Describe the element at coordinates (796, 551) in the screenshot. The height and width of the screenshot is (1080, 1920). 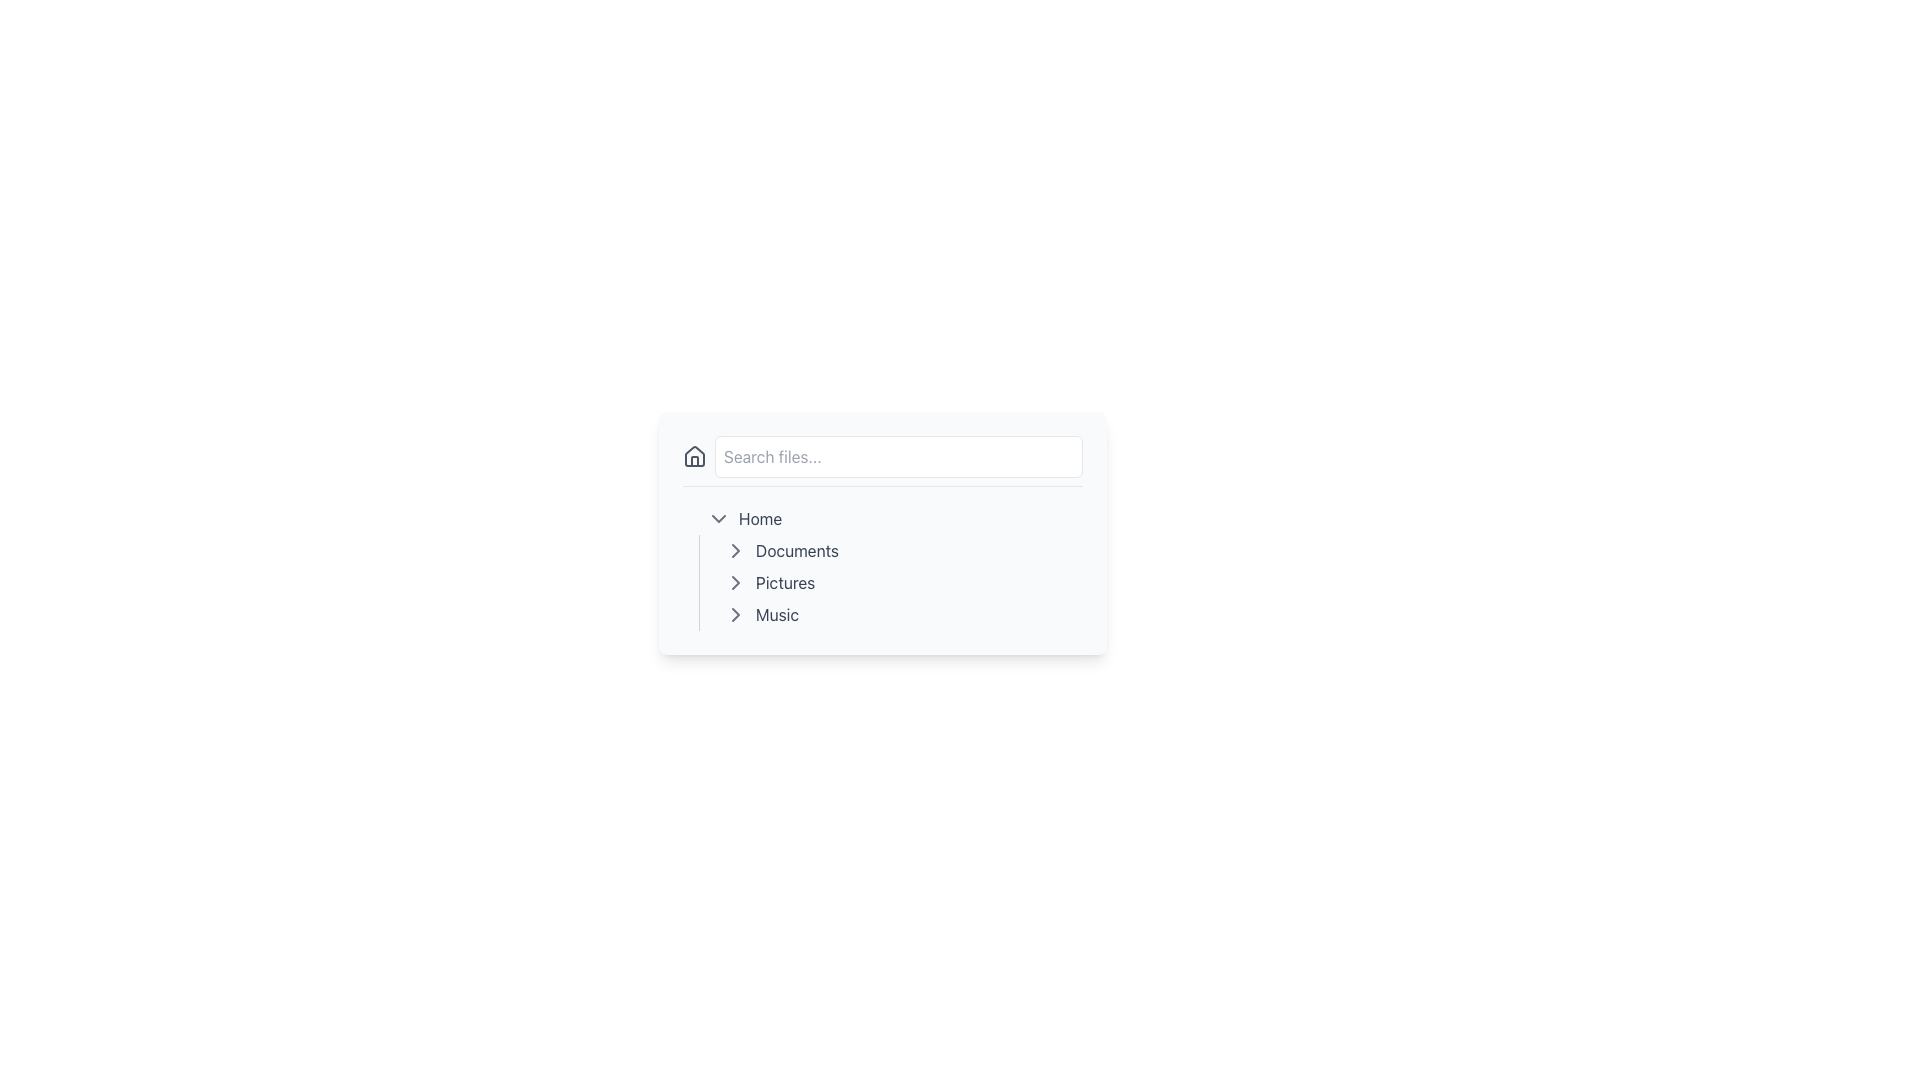
I see `the 'Documents' text label in the navigation list` at that location.